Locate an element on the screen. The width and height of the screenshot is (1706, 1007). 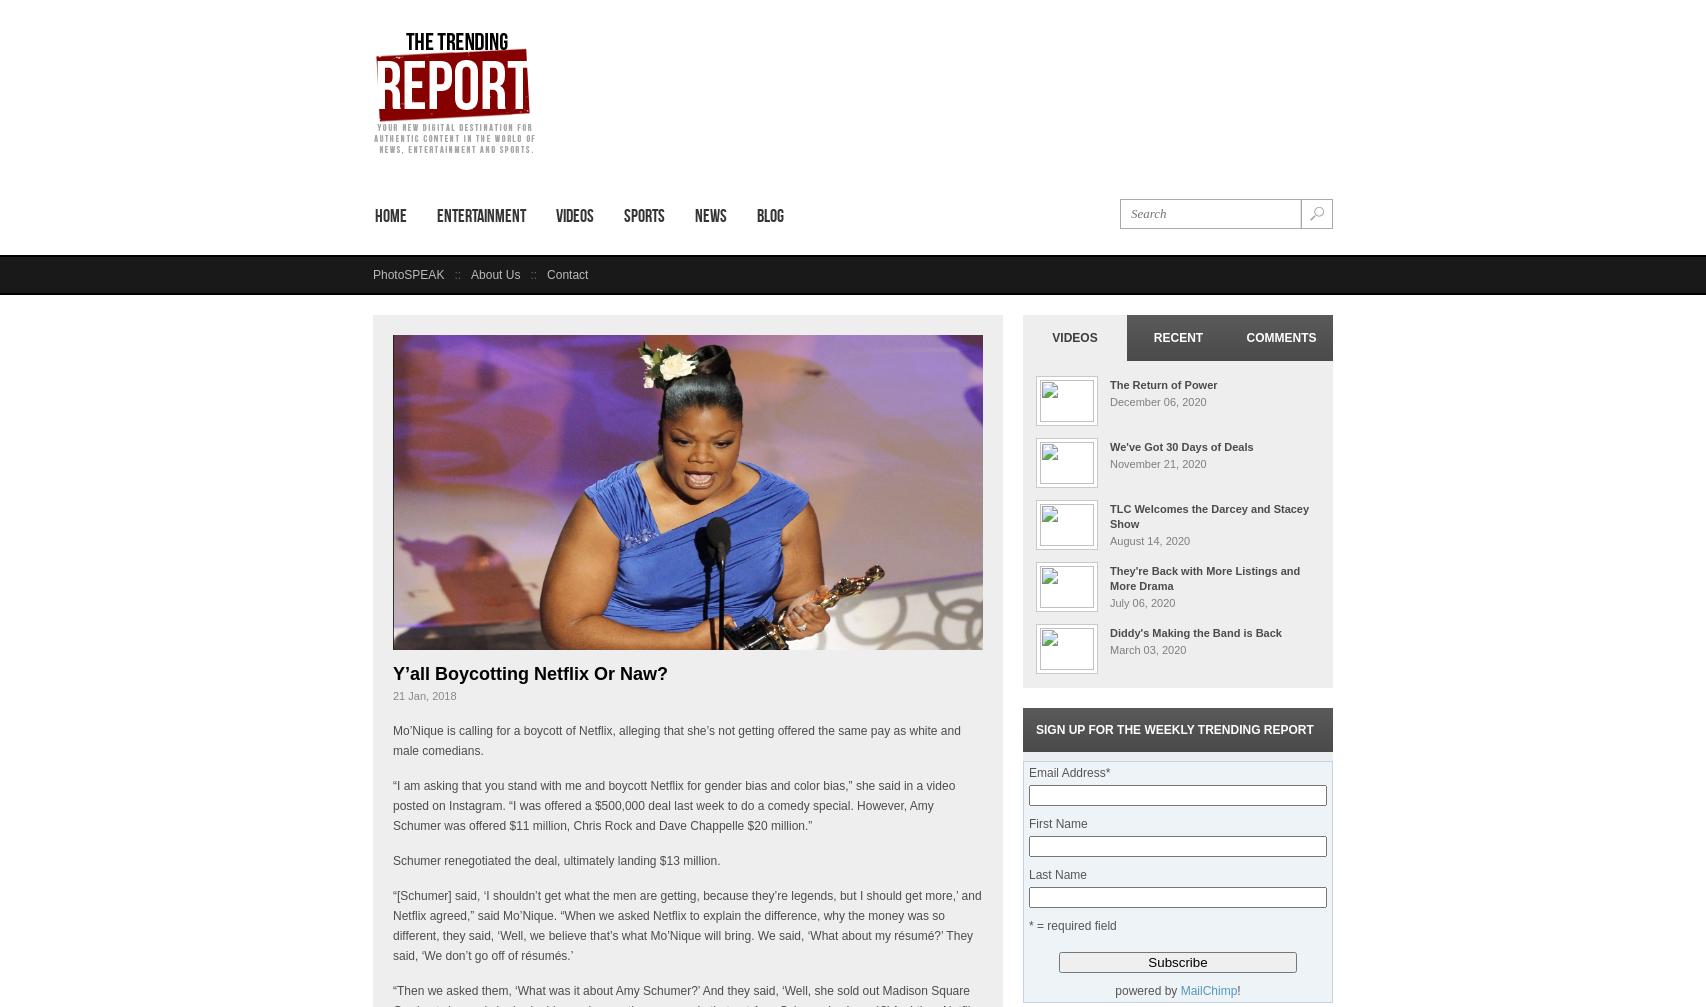
'MailChimp' is located at coordinates (1208, 989).